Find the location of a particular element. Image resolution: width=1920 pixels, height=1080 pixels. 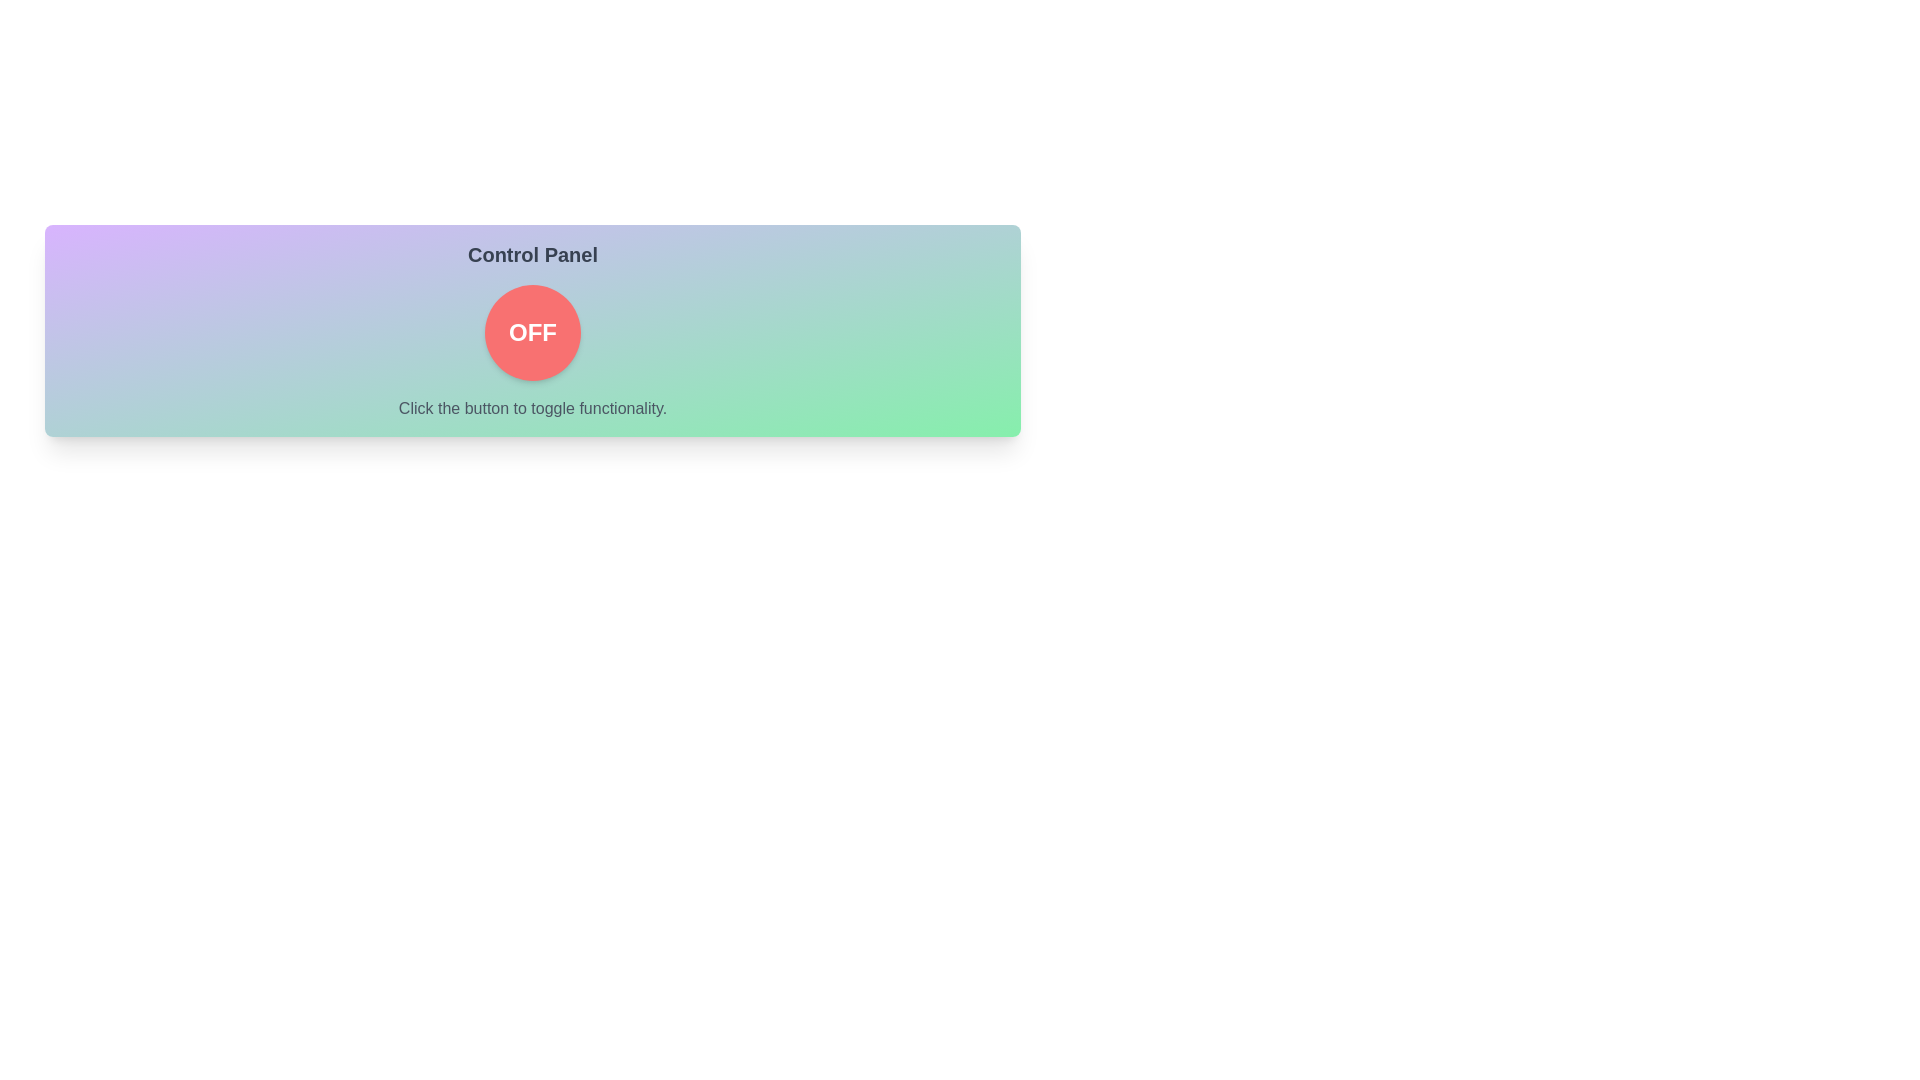

the button to toggle its state is located at coordinates (532, 331).